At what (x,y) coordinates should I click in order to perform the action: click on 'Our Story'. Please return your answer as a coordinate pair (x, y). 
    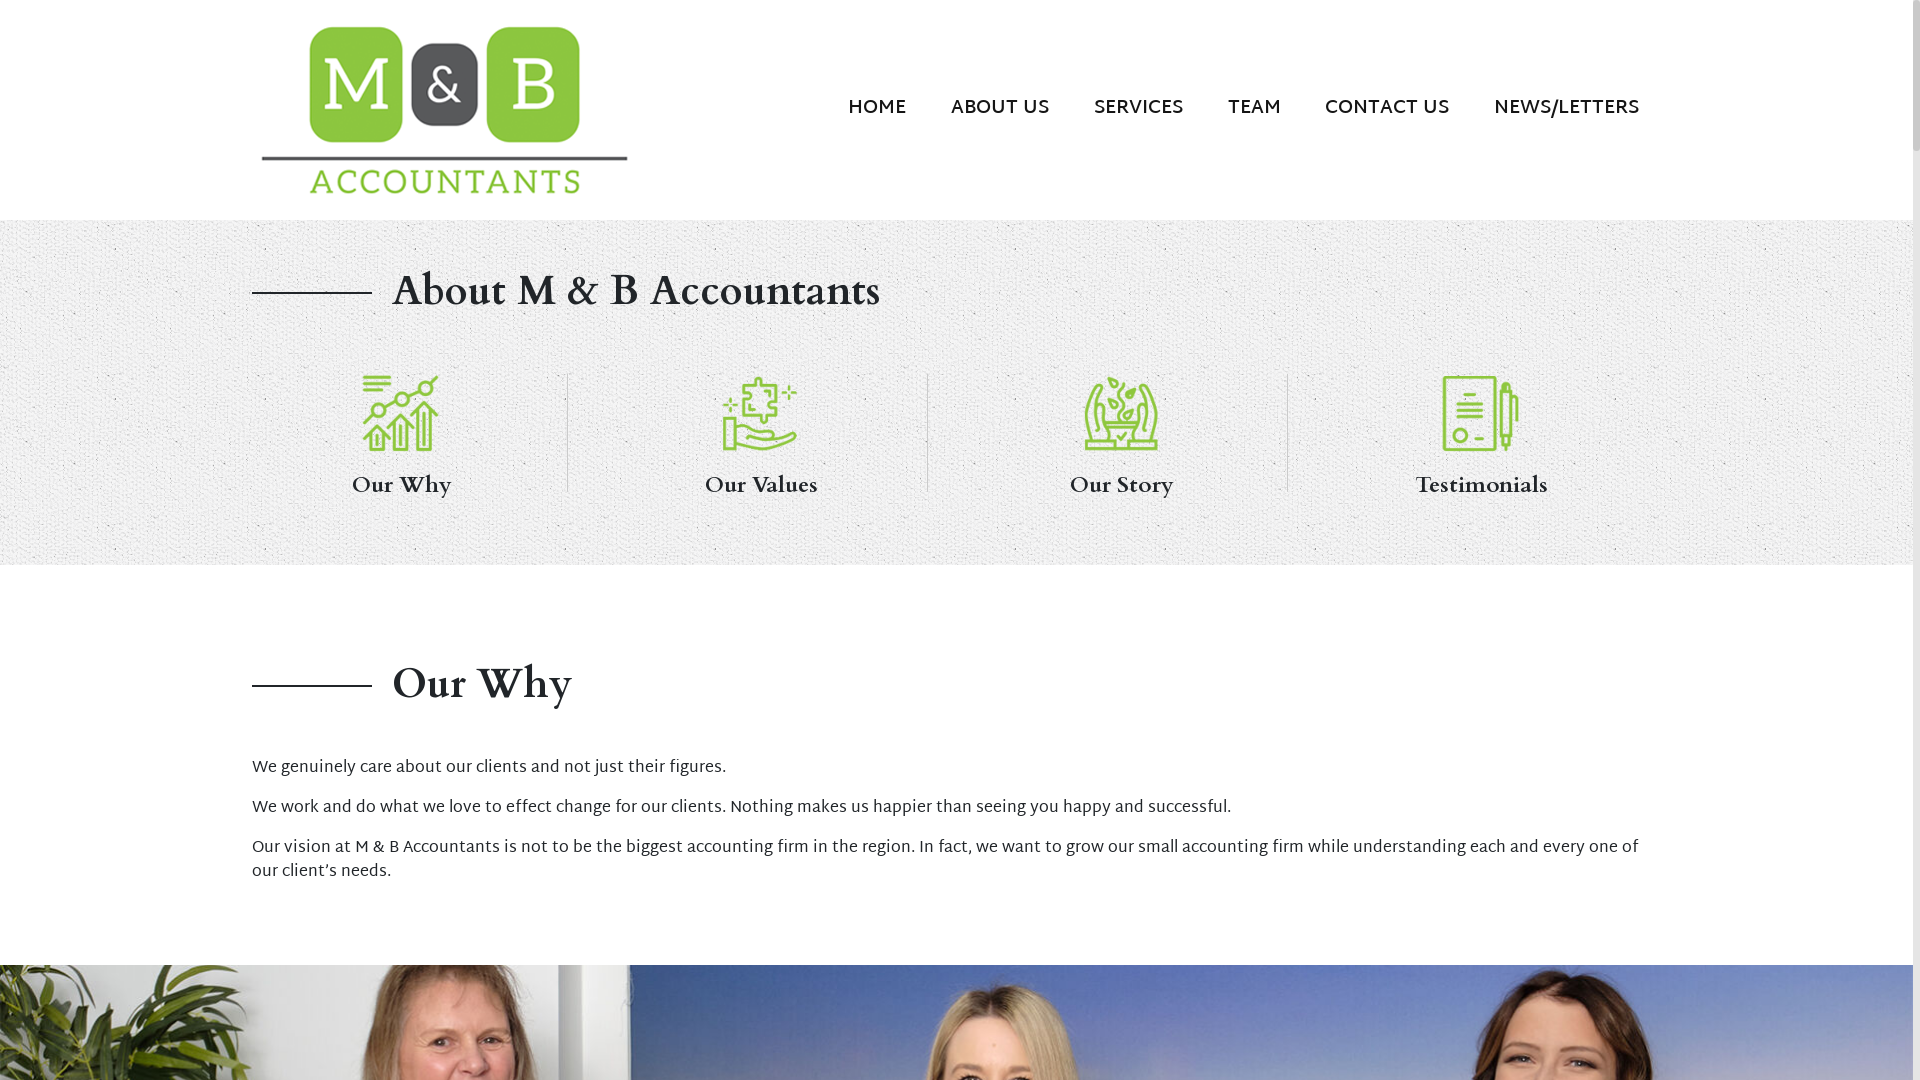
    Looking at the image, I should click on (1121, 431).